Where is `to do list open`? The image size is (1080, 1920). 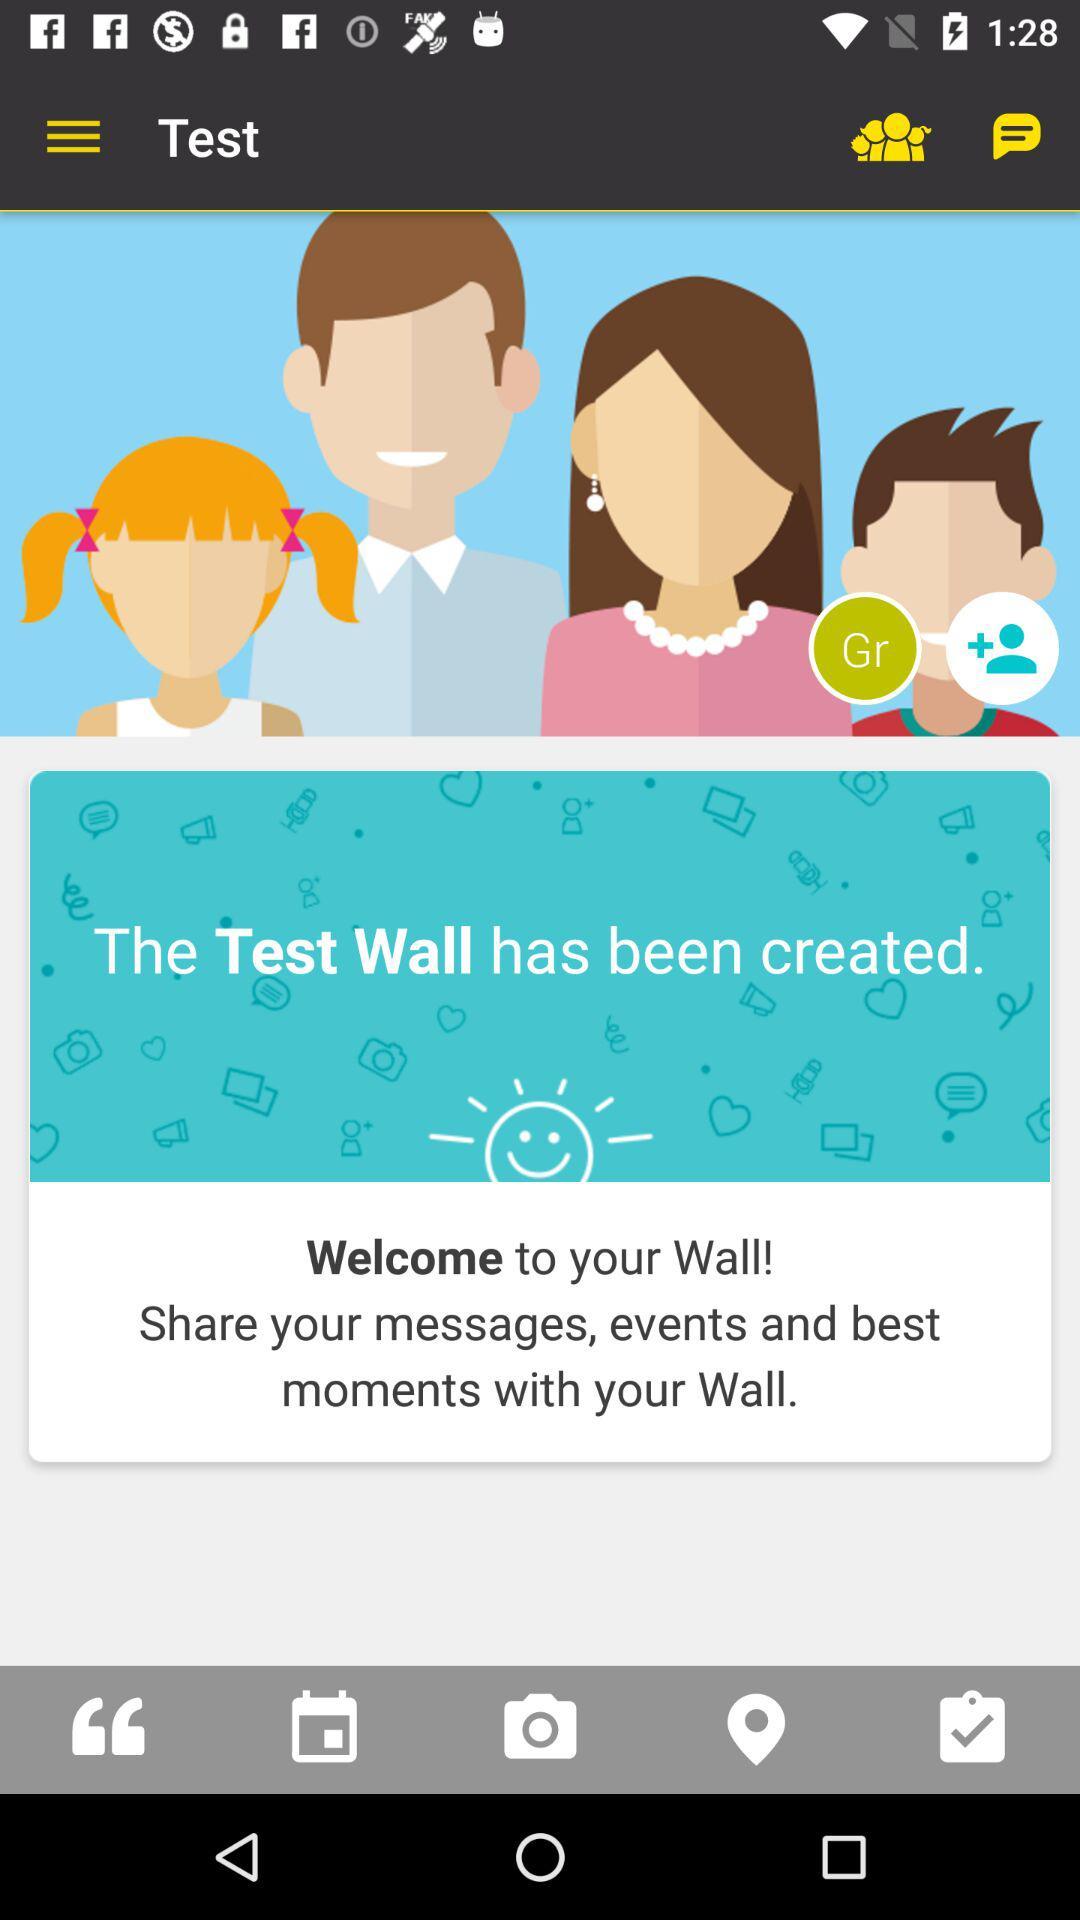
to do list open is located at coordinates (971, 1728).